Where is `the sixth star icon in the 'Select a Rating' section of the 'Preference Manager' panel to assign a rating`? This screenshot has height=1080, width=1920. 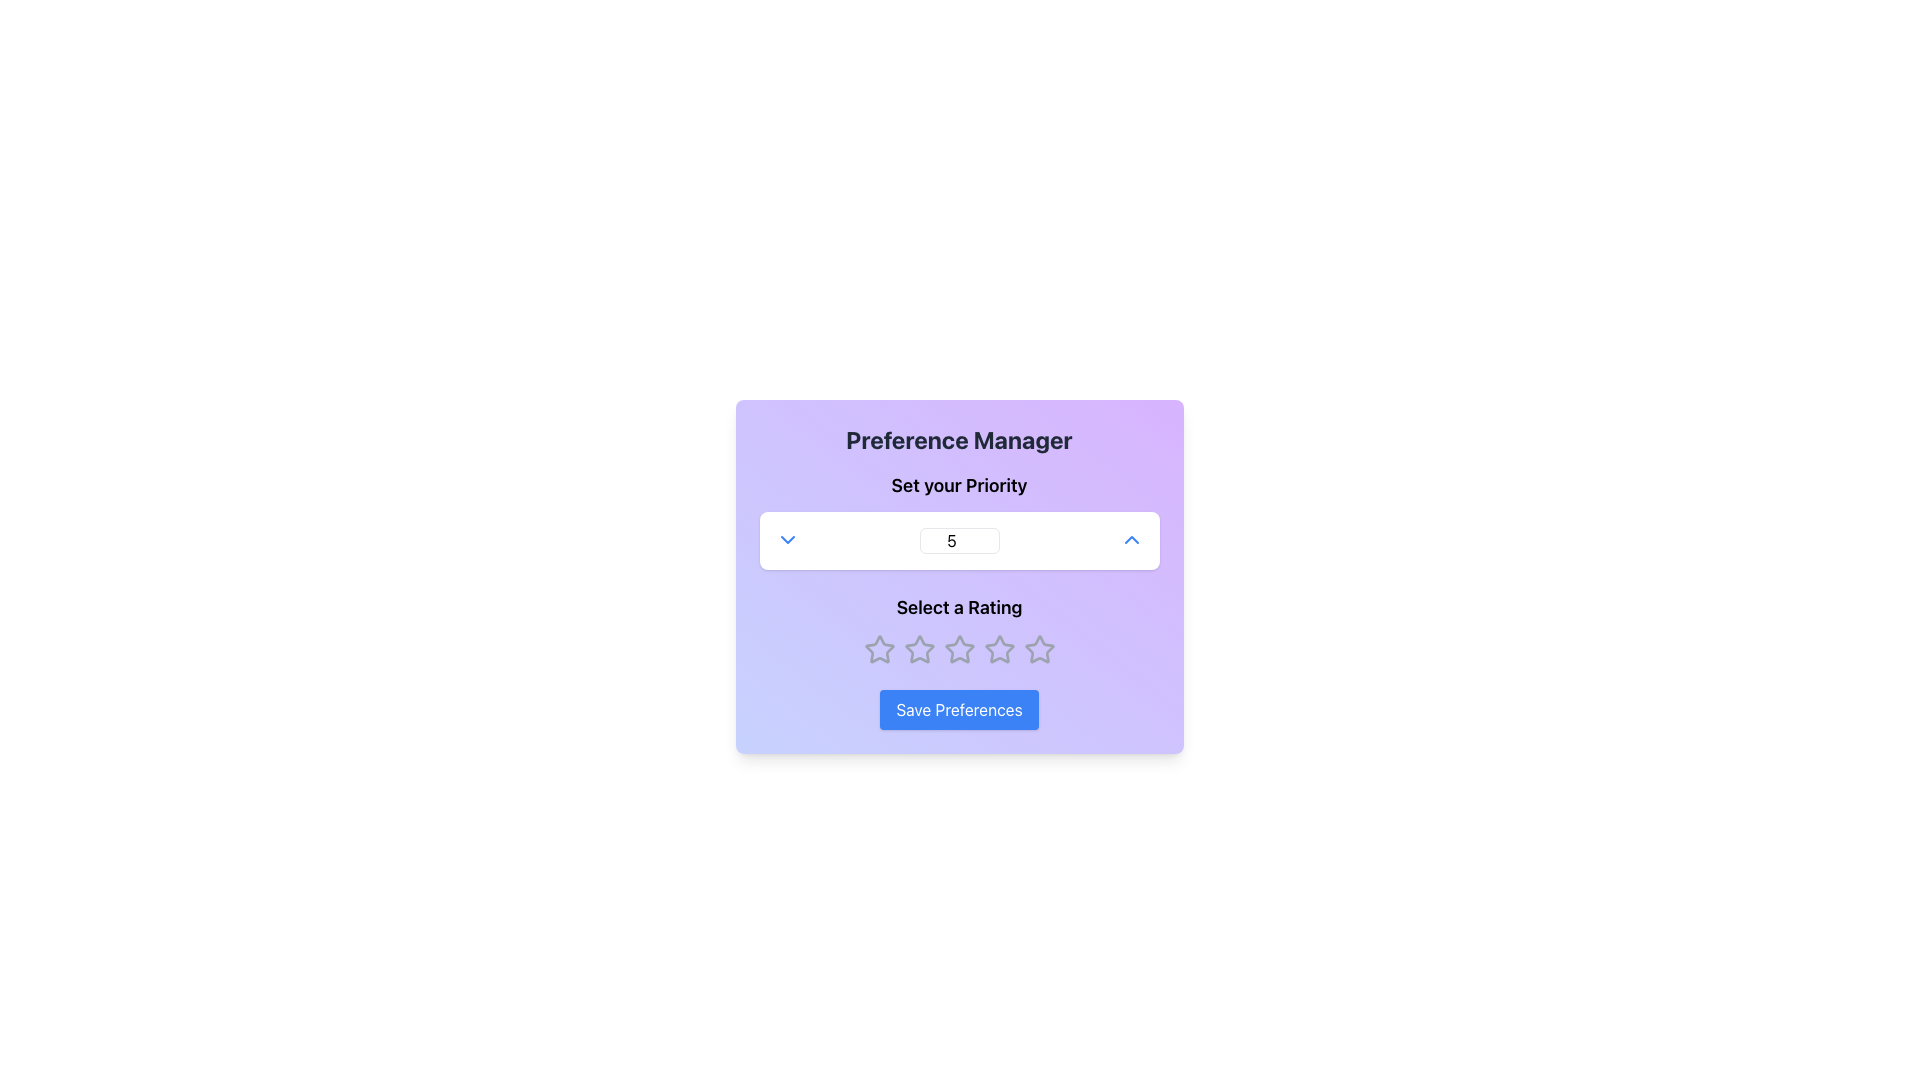
the sixth star icon in the 'Select a Rating' section of the 'Preference Manager' panel to assign a rating is located at coordinates (999, 650).